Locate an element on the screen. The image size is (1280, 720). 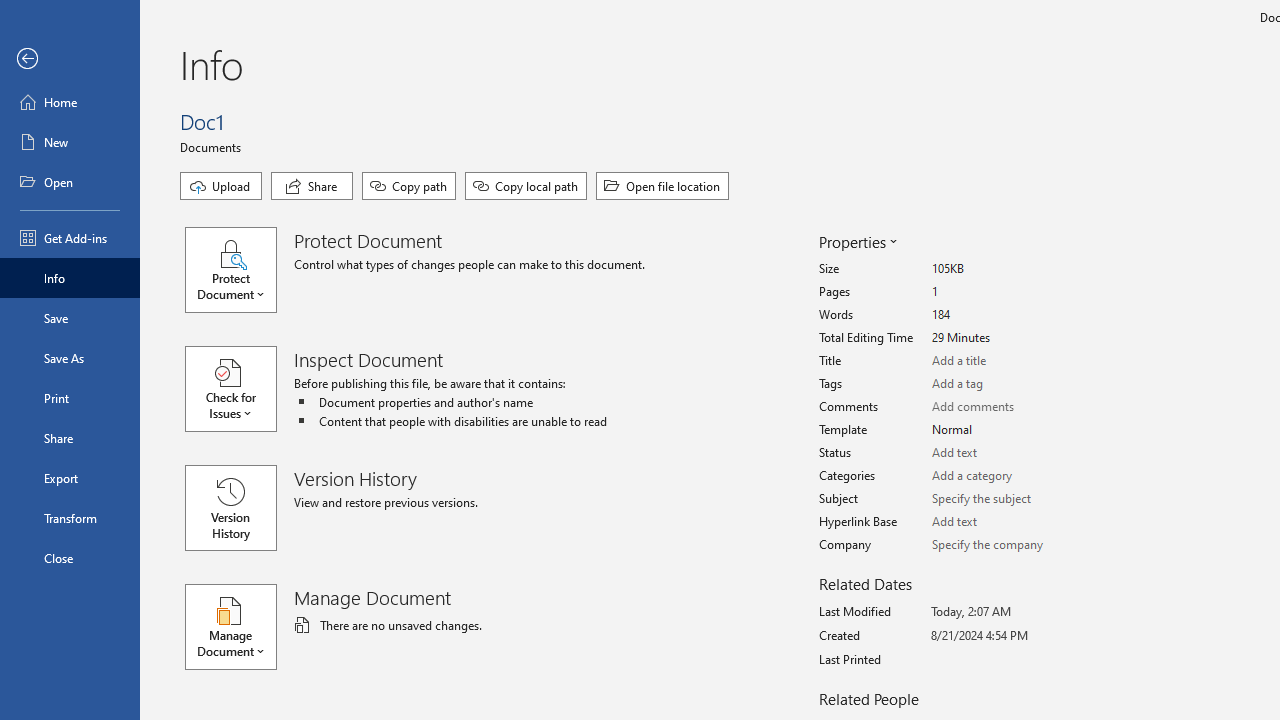
'Documents' is located at coordinates (213, 145).